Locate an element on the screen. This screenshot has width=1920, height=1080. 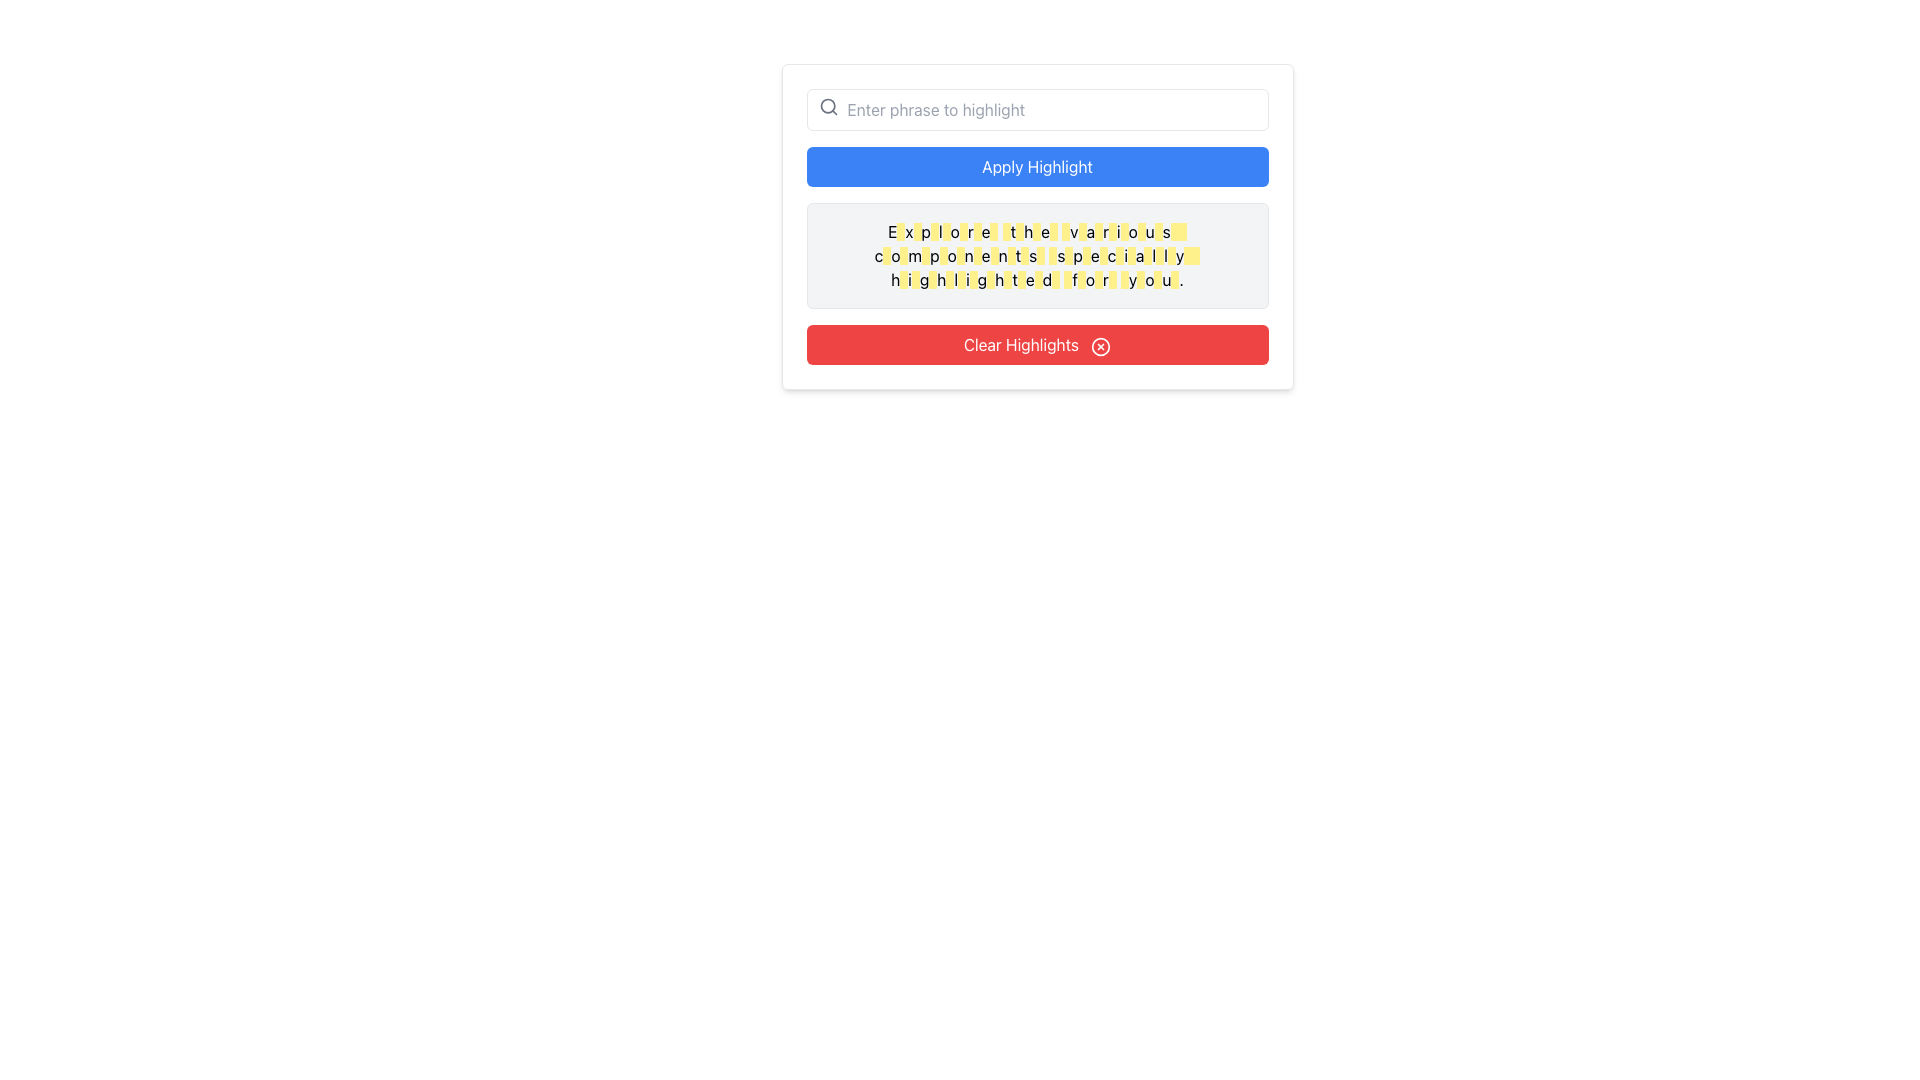
the Visual Highlight element with a yellow background and contrasting yellow-brown text, located near the phrase 'highlighted for you.' is located at coordinates (1111, 280).